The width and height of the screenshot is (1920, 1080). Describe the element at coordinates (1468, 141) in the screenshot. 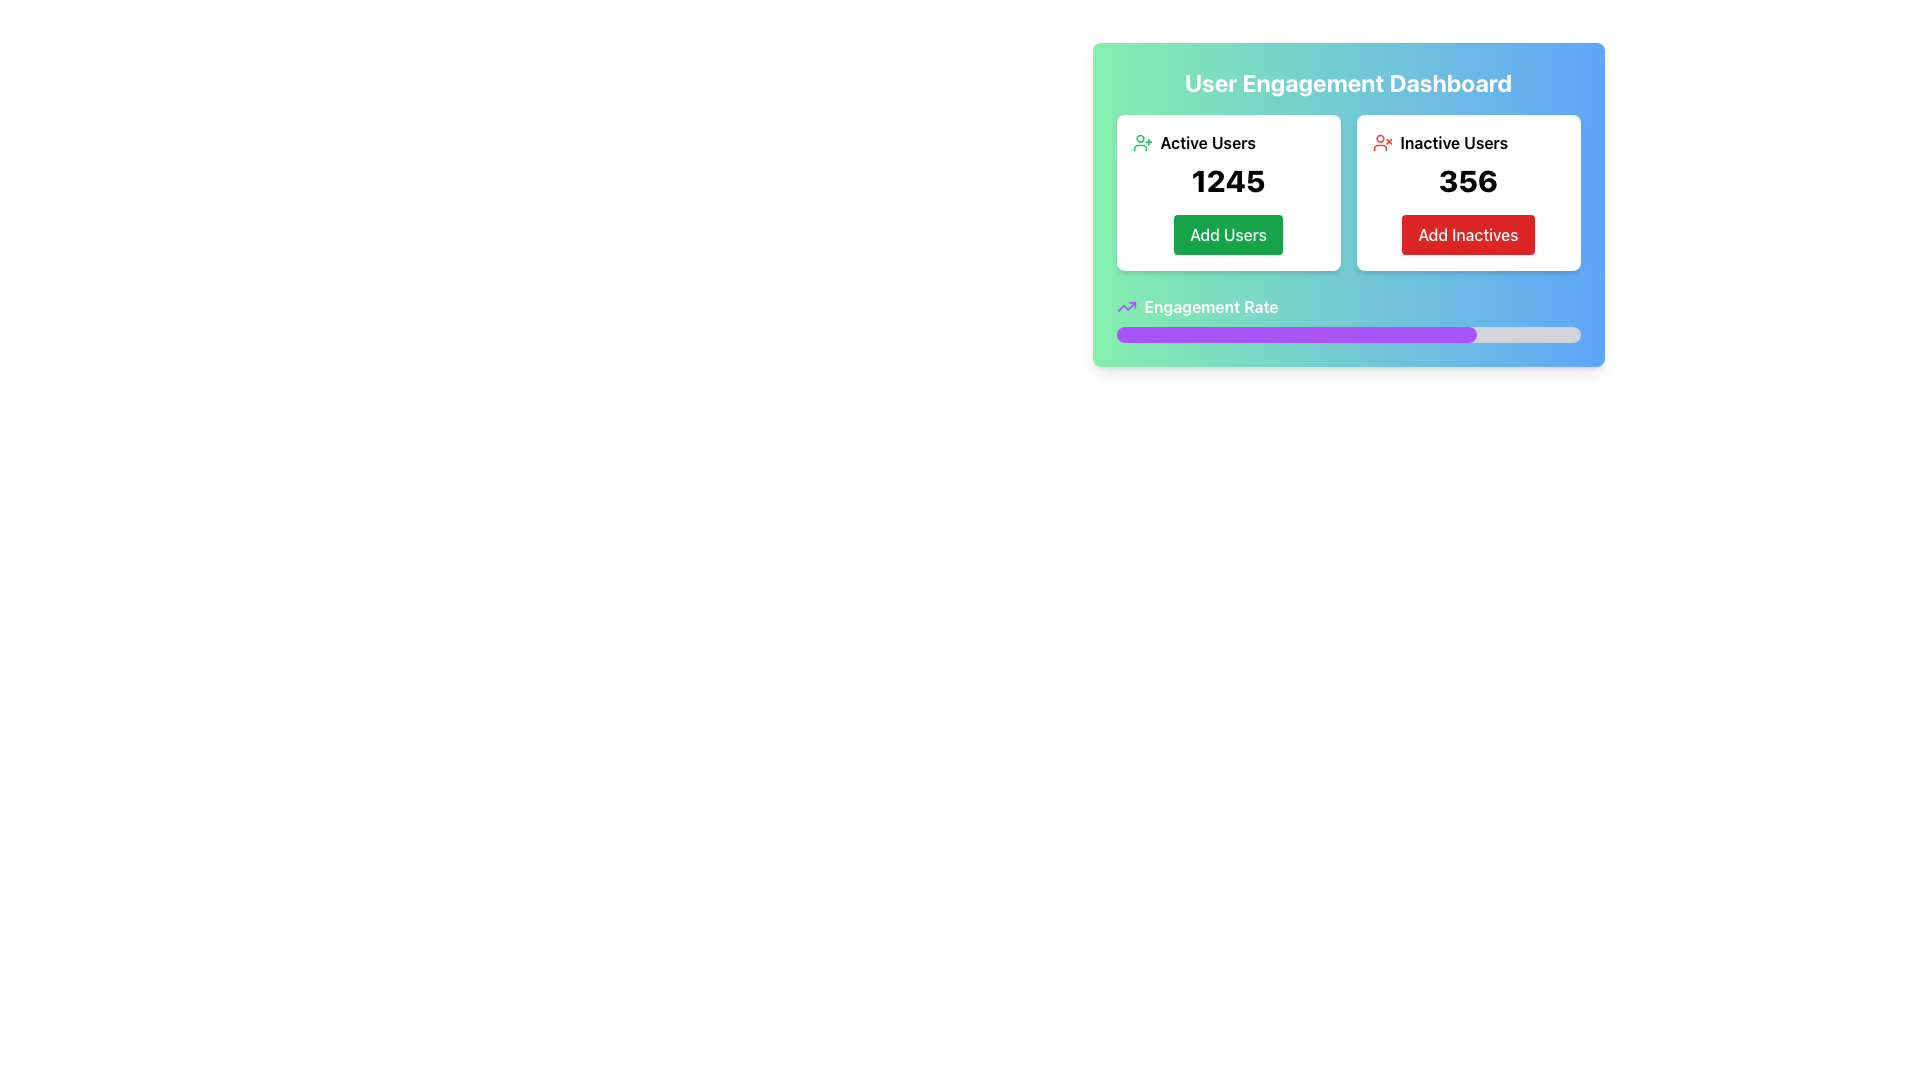

I see `the 'Inactive Users' text label with accompanying icon located at the top-center of the section, above the numerical value '356' and the 'Add Inactives' button` at that location.